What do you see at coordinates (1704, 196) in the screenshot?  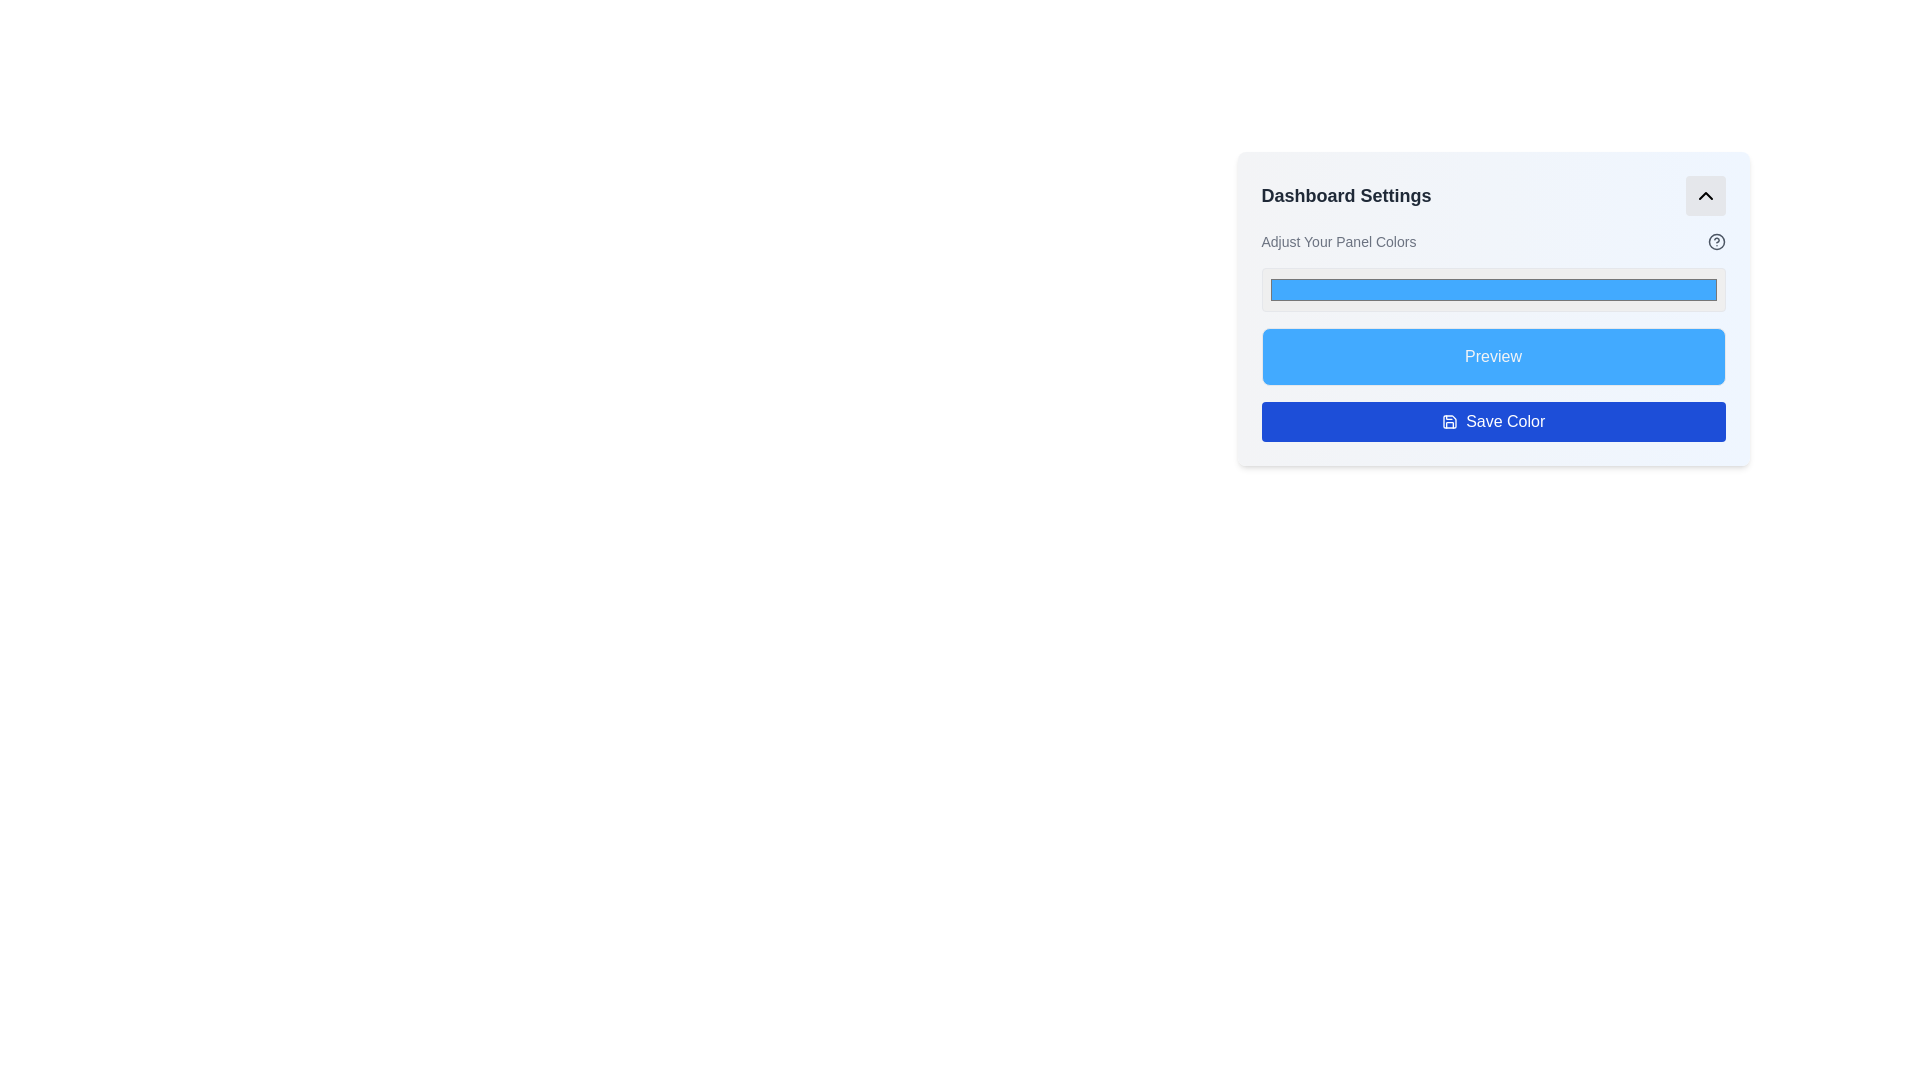 I see `the upward-pointing chevron icon within the button in the top right corner of the 'Dashboard Settings' card to receive interactivity feedback` at bounding box center [1704, 196].